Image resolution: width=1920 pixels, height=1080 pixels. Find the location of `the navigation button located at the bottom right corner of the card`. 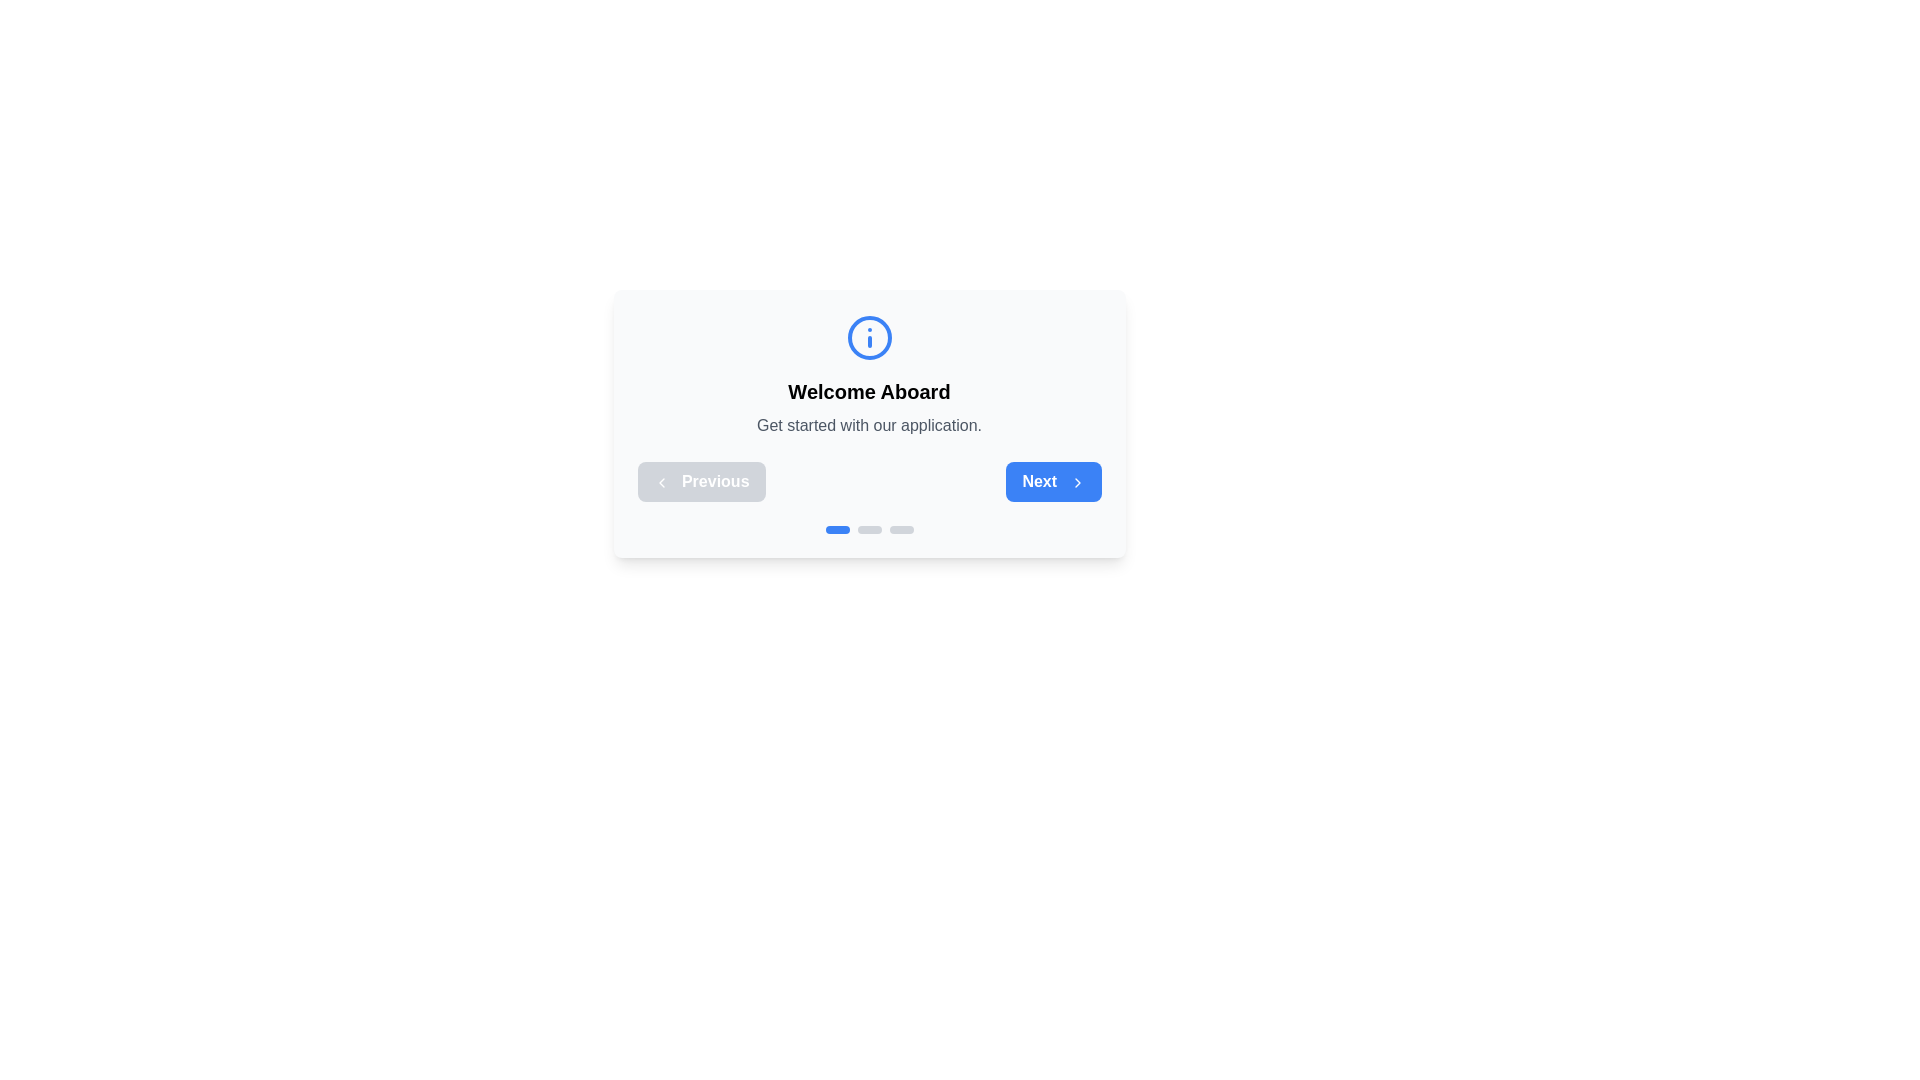

the navigation button located at the bottom right corner of the card is located at coordinates (1052, 482).